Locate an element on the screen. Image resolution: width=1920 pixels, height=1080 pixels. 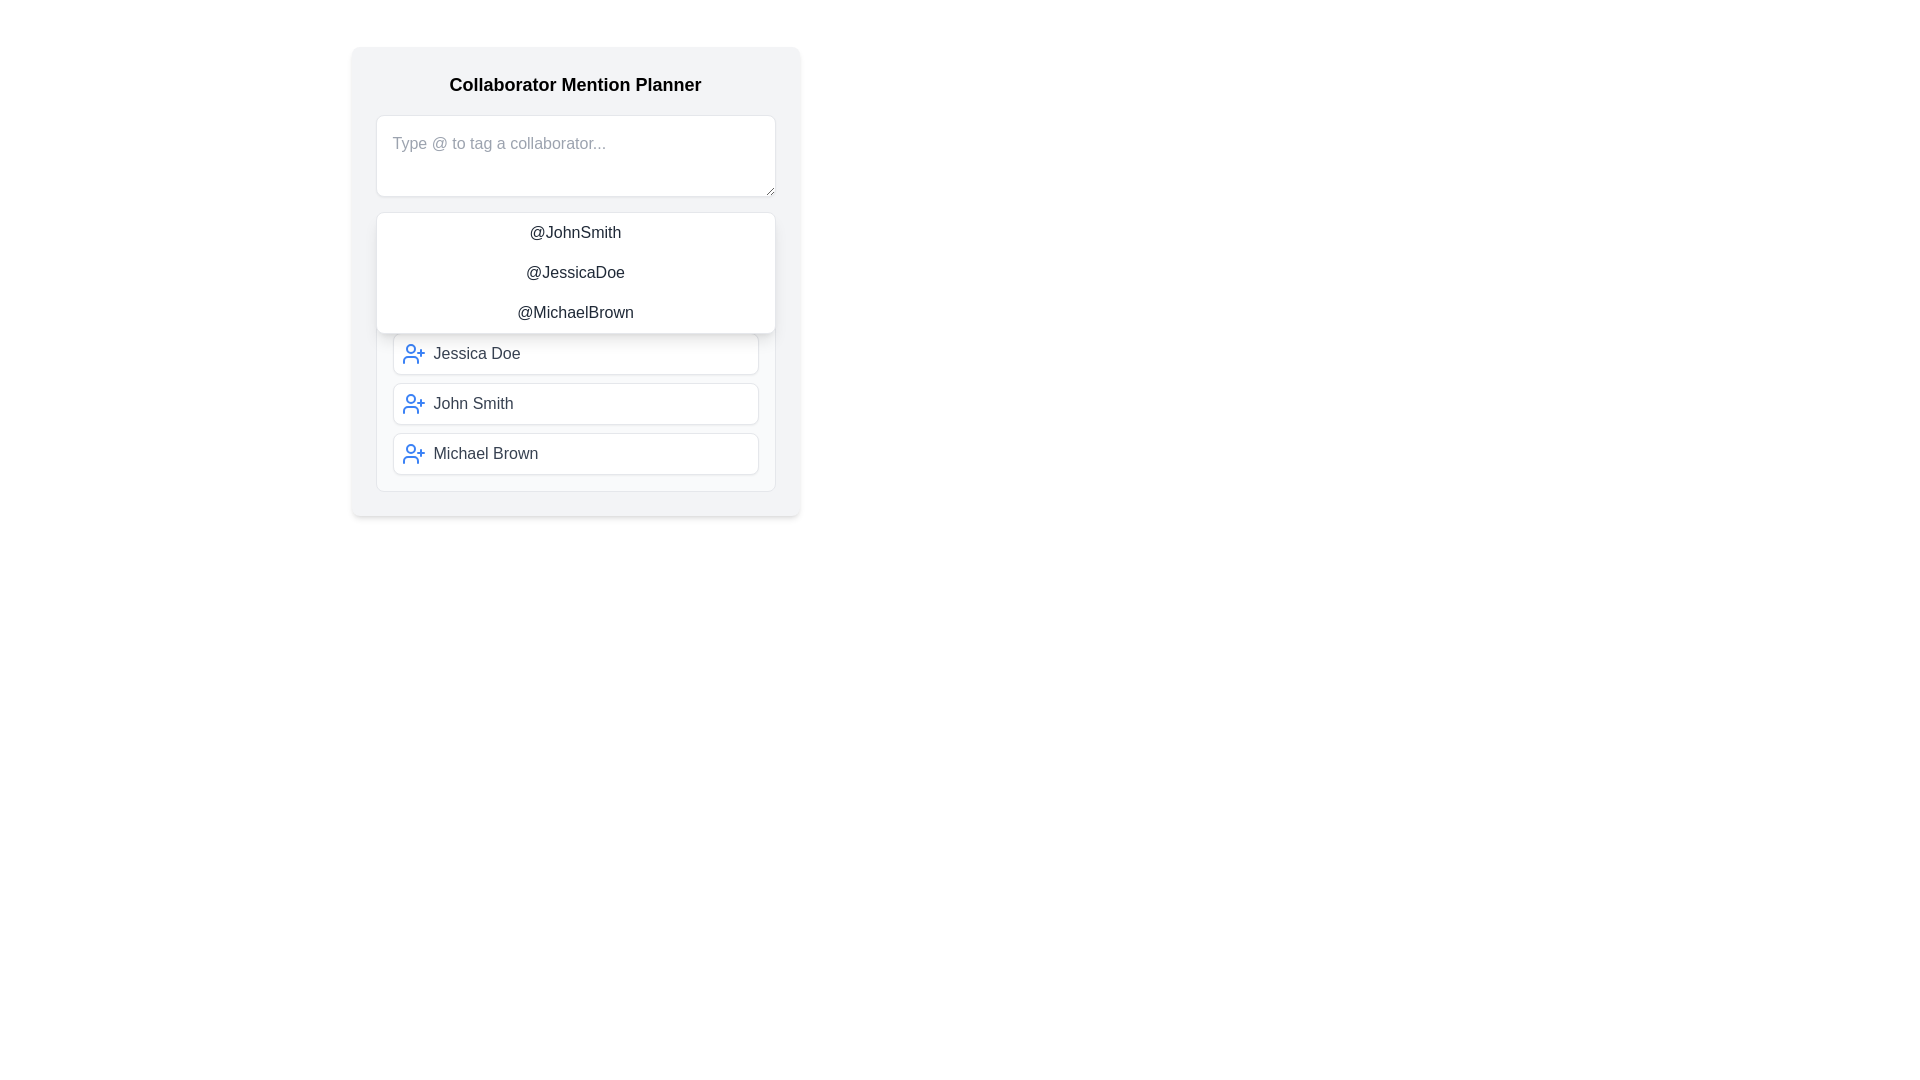
the text item containing the mention '@JohnSmith' is located at coordinates (574, 231).